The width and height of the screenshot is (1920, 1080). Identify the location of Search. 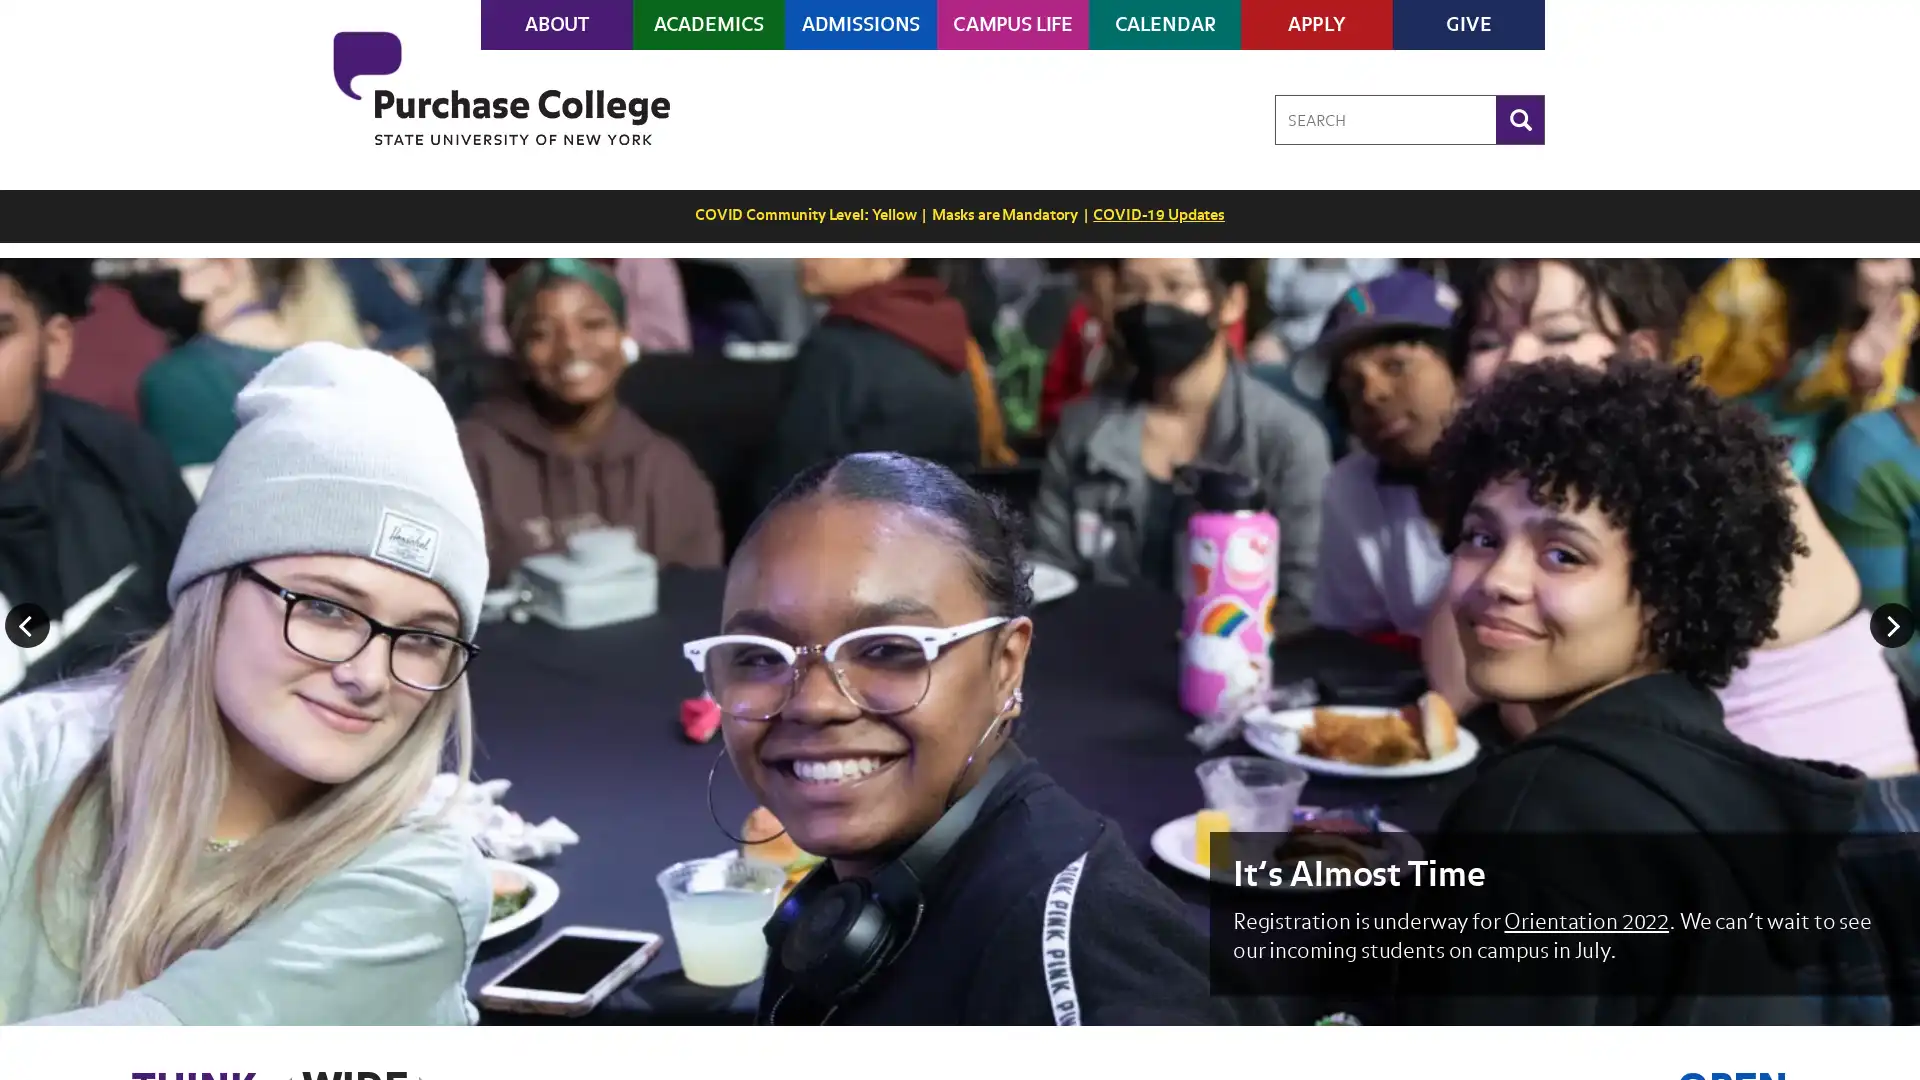
(1520, 119).